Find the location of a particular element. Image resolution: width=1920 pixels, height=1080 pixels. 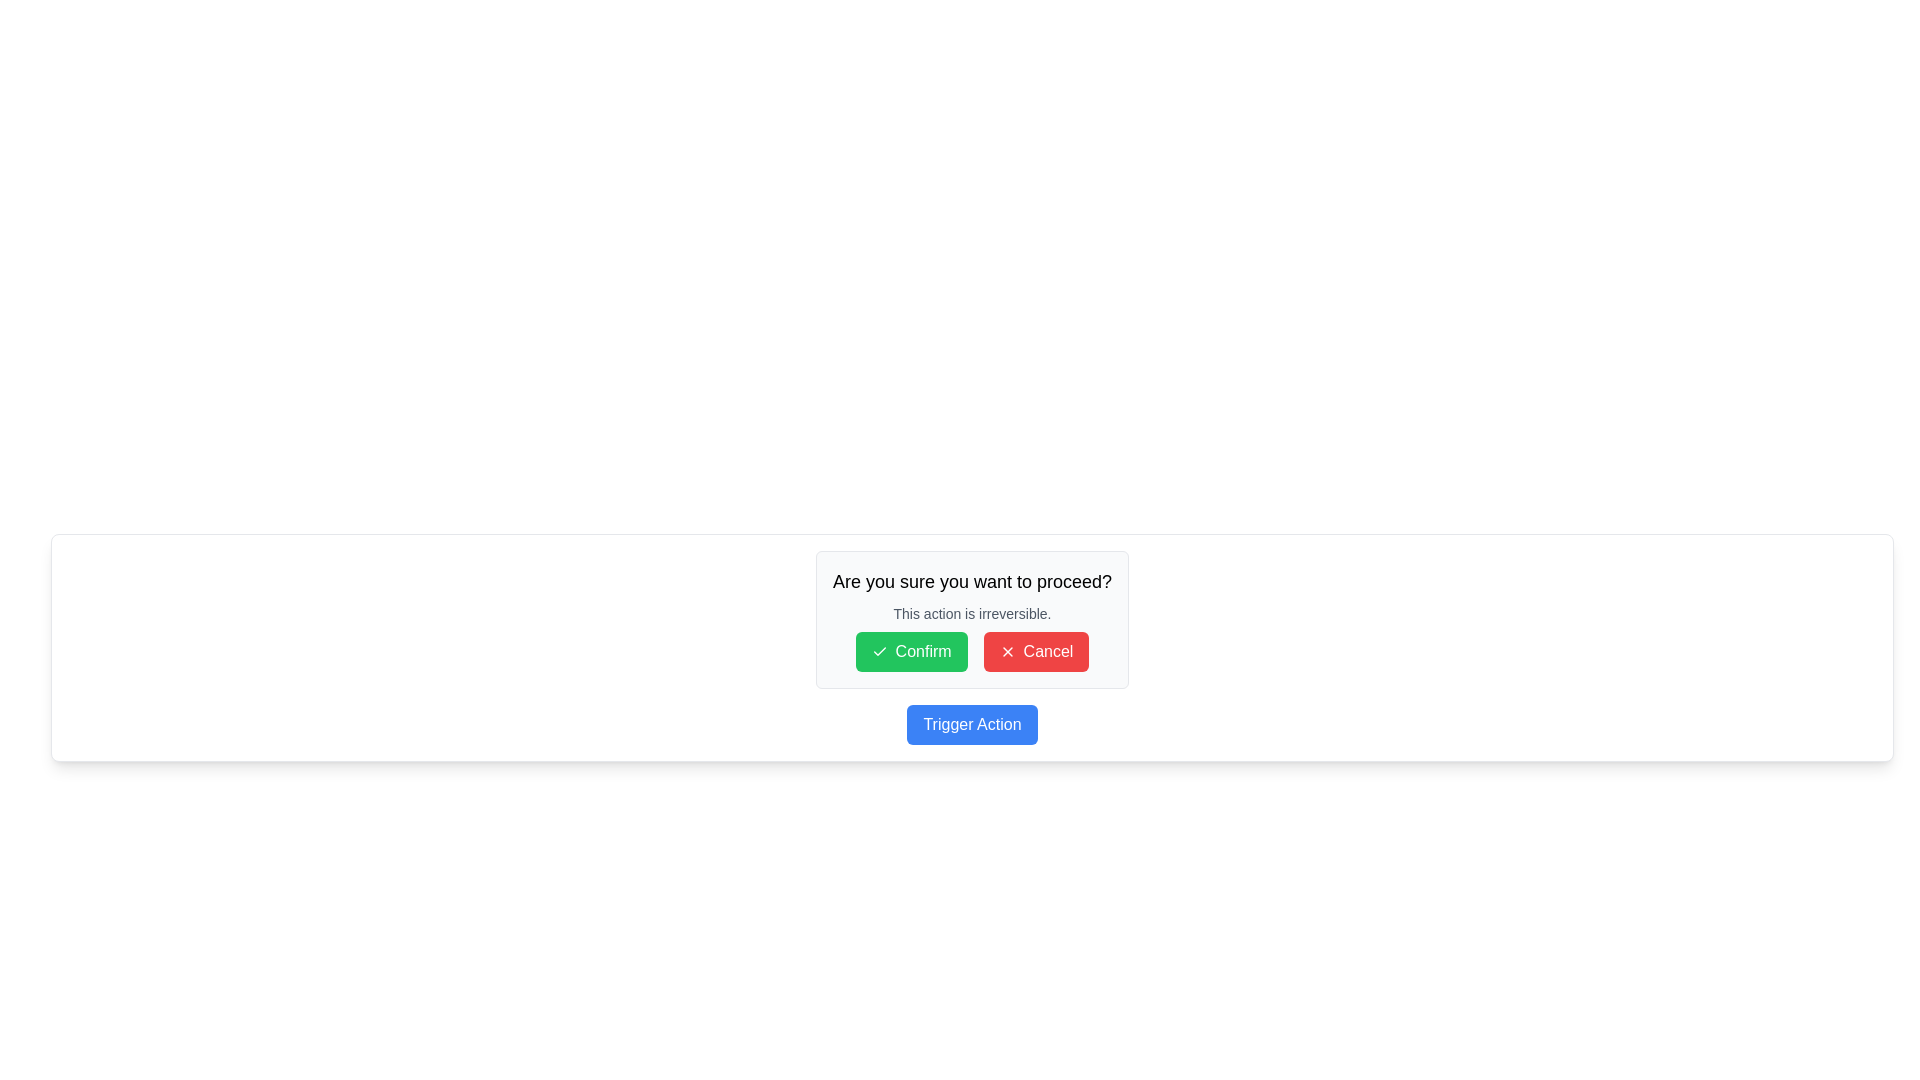

the 'Confirm' button located on the left side of the button group below the confirmation message is located at coordinates (910, 651).